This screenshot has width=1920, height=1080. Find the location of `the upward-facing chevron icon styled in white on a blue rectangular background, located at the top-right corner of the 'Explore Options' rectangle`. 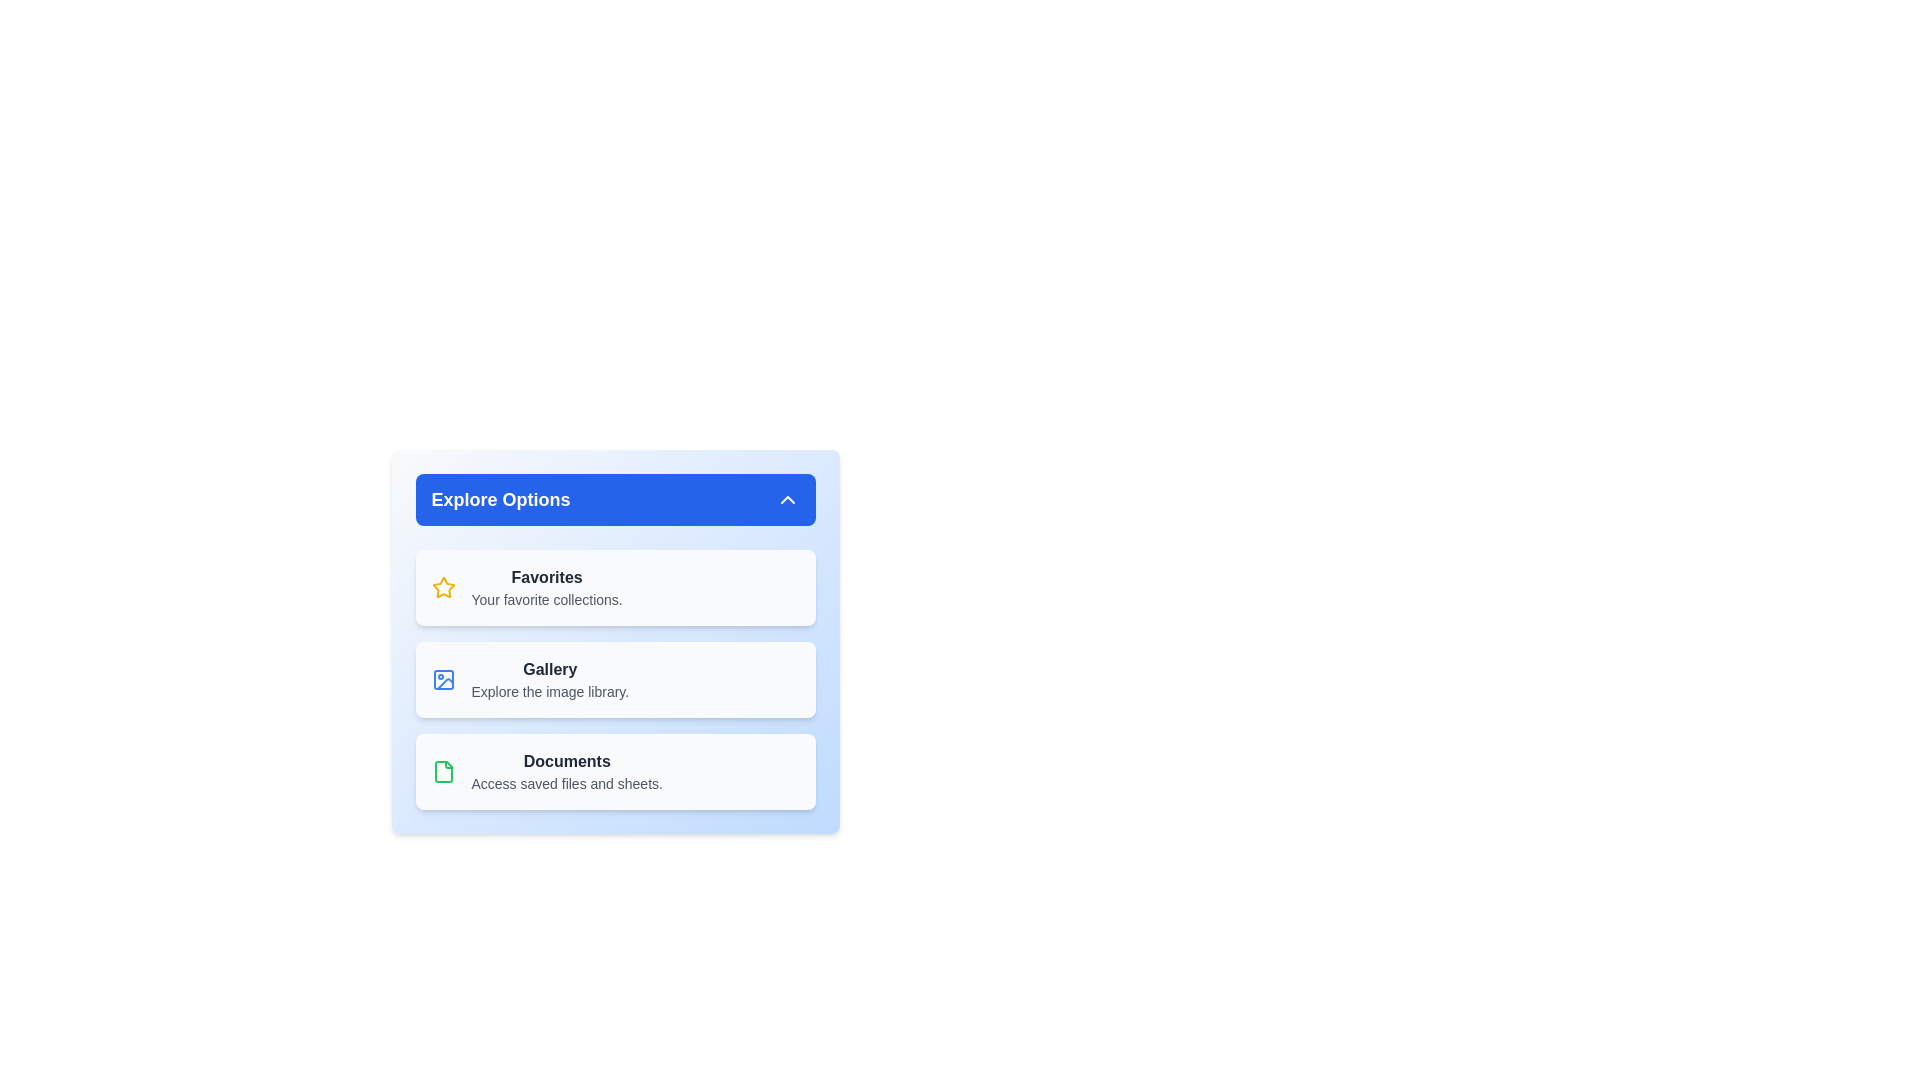

the upward-facing chevron icon styled in white on a blue rectangular background, located at the top-right corner of the 'Explore Options' rectangle is located at coordinates (786, 499).